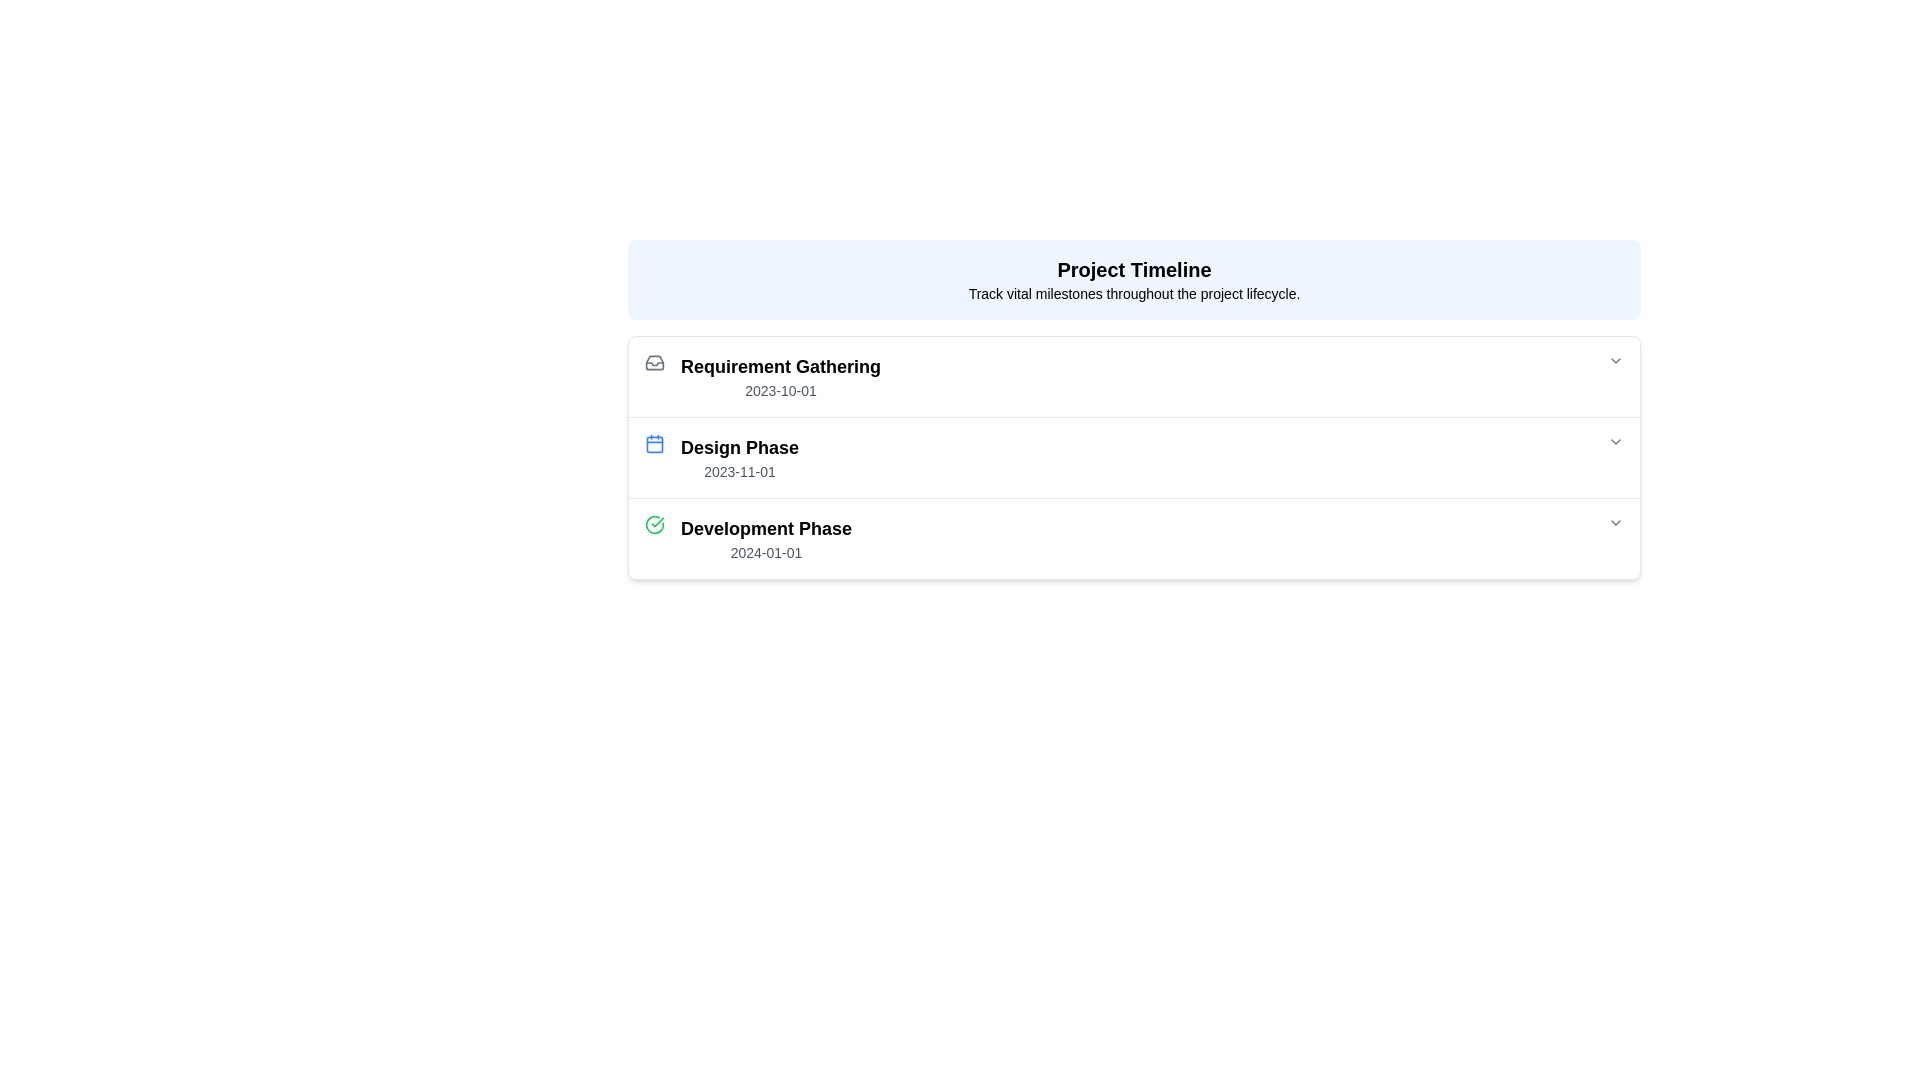 This screenshot has width=1920, height=1080. What do you see at coordinates (654, 523) in the screenshot?
I see `the completion icon located to the right of the 'Development Phase' list item, which indicates that the development phase is successfully completed, positioned above the date '2024-01-01'` at bounding box center [654, 523].